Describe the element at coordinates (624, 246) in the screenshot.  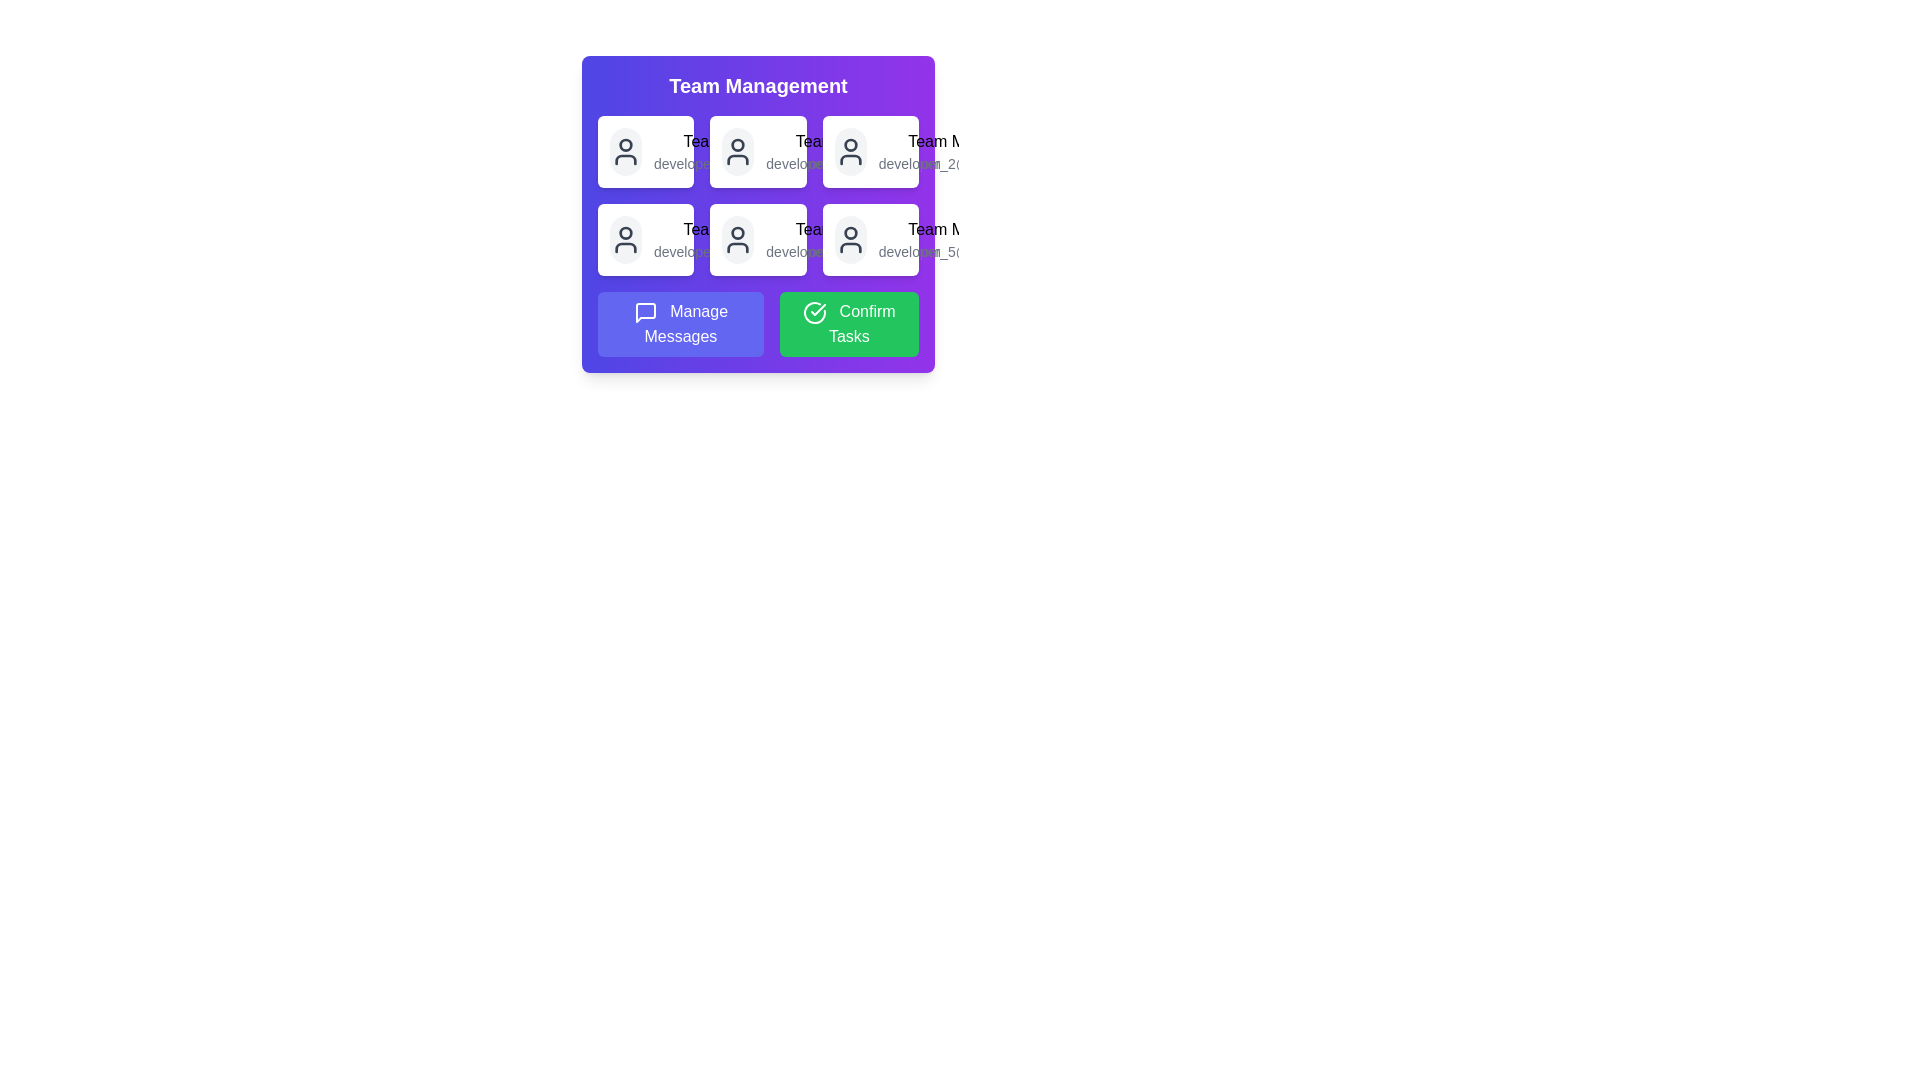
I see `the body part representation in the user profile icon, which is a vector graphic within an SVG icon located in the second row and second column of the grid` at that location.